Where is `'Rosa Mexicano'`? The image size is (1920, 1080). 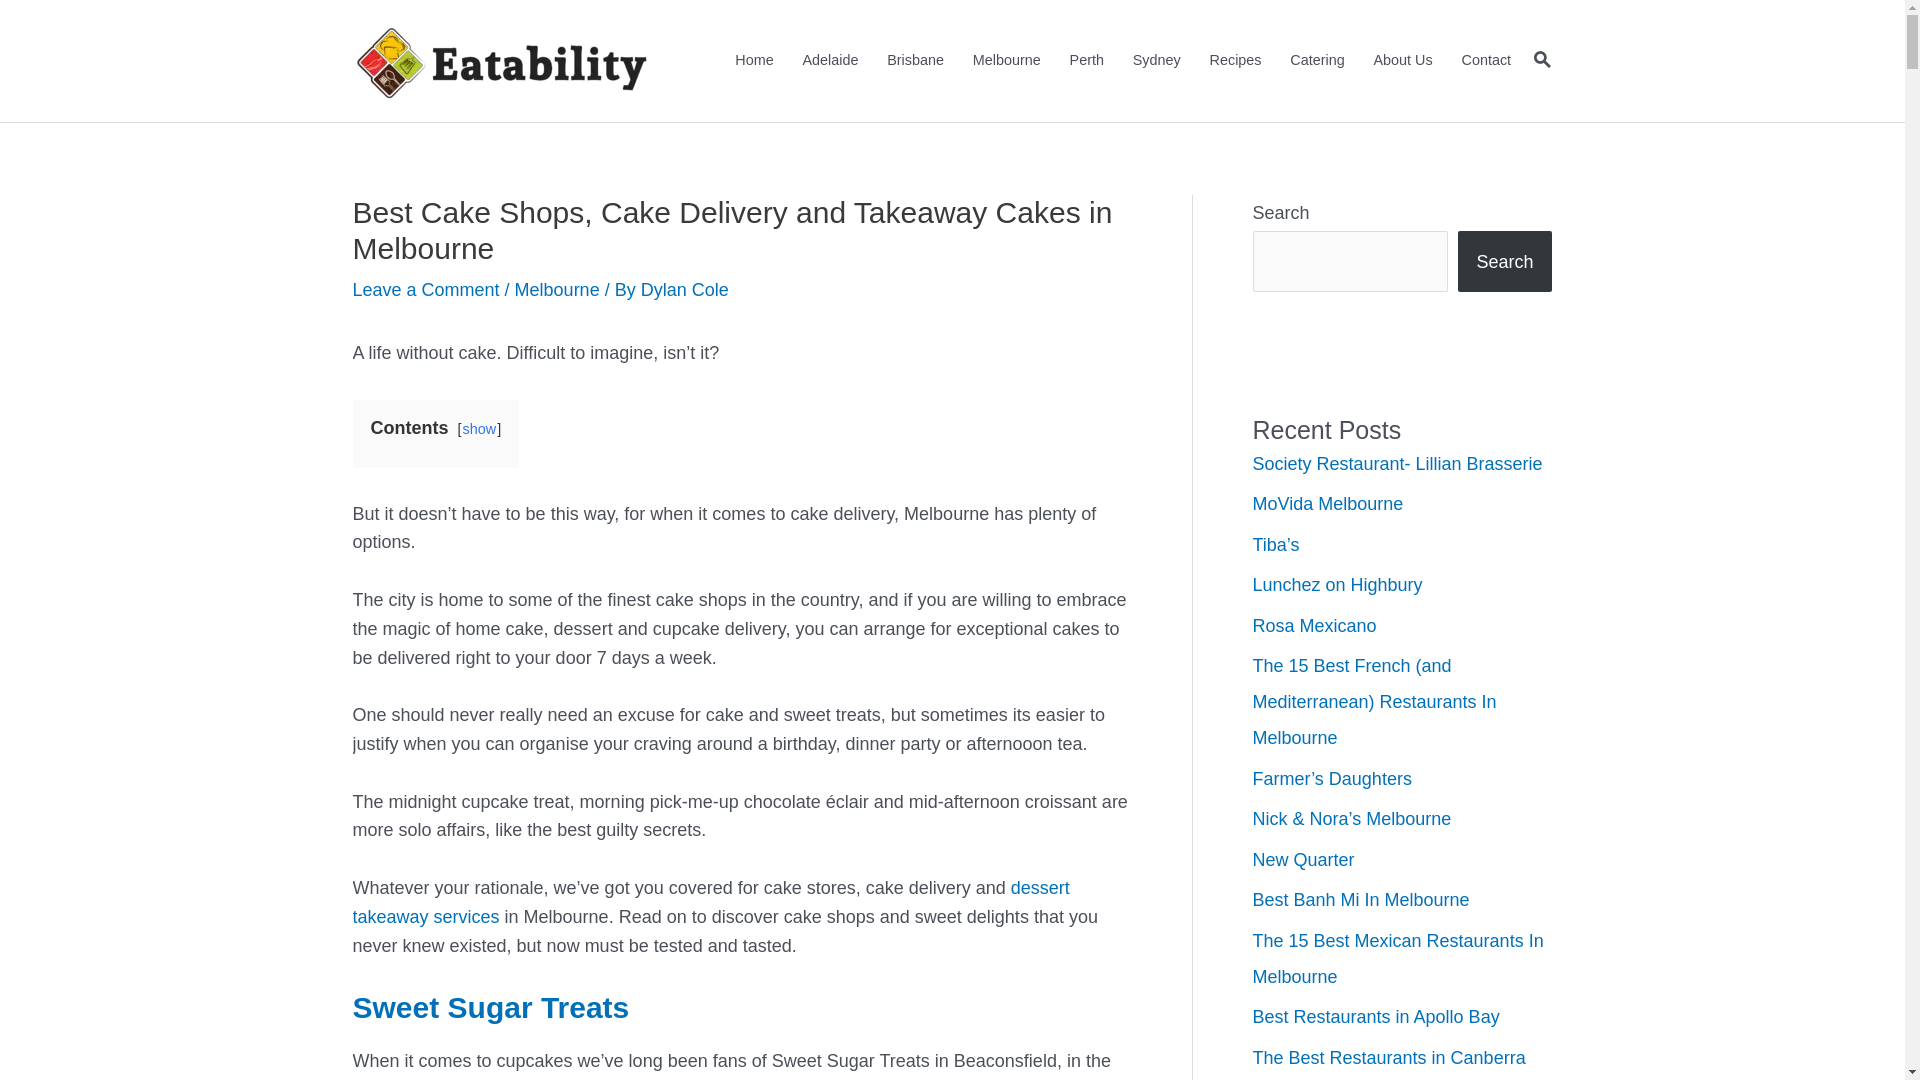
'Rosa Mexicano' is located at coordinates (1314, 624).